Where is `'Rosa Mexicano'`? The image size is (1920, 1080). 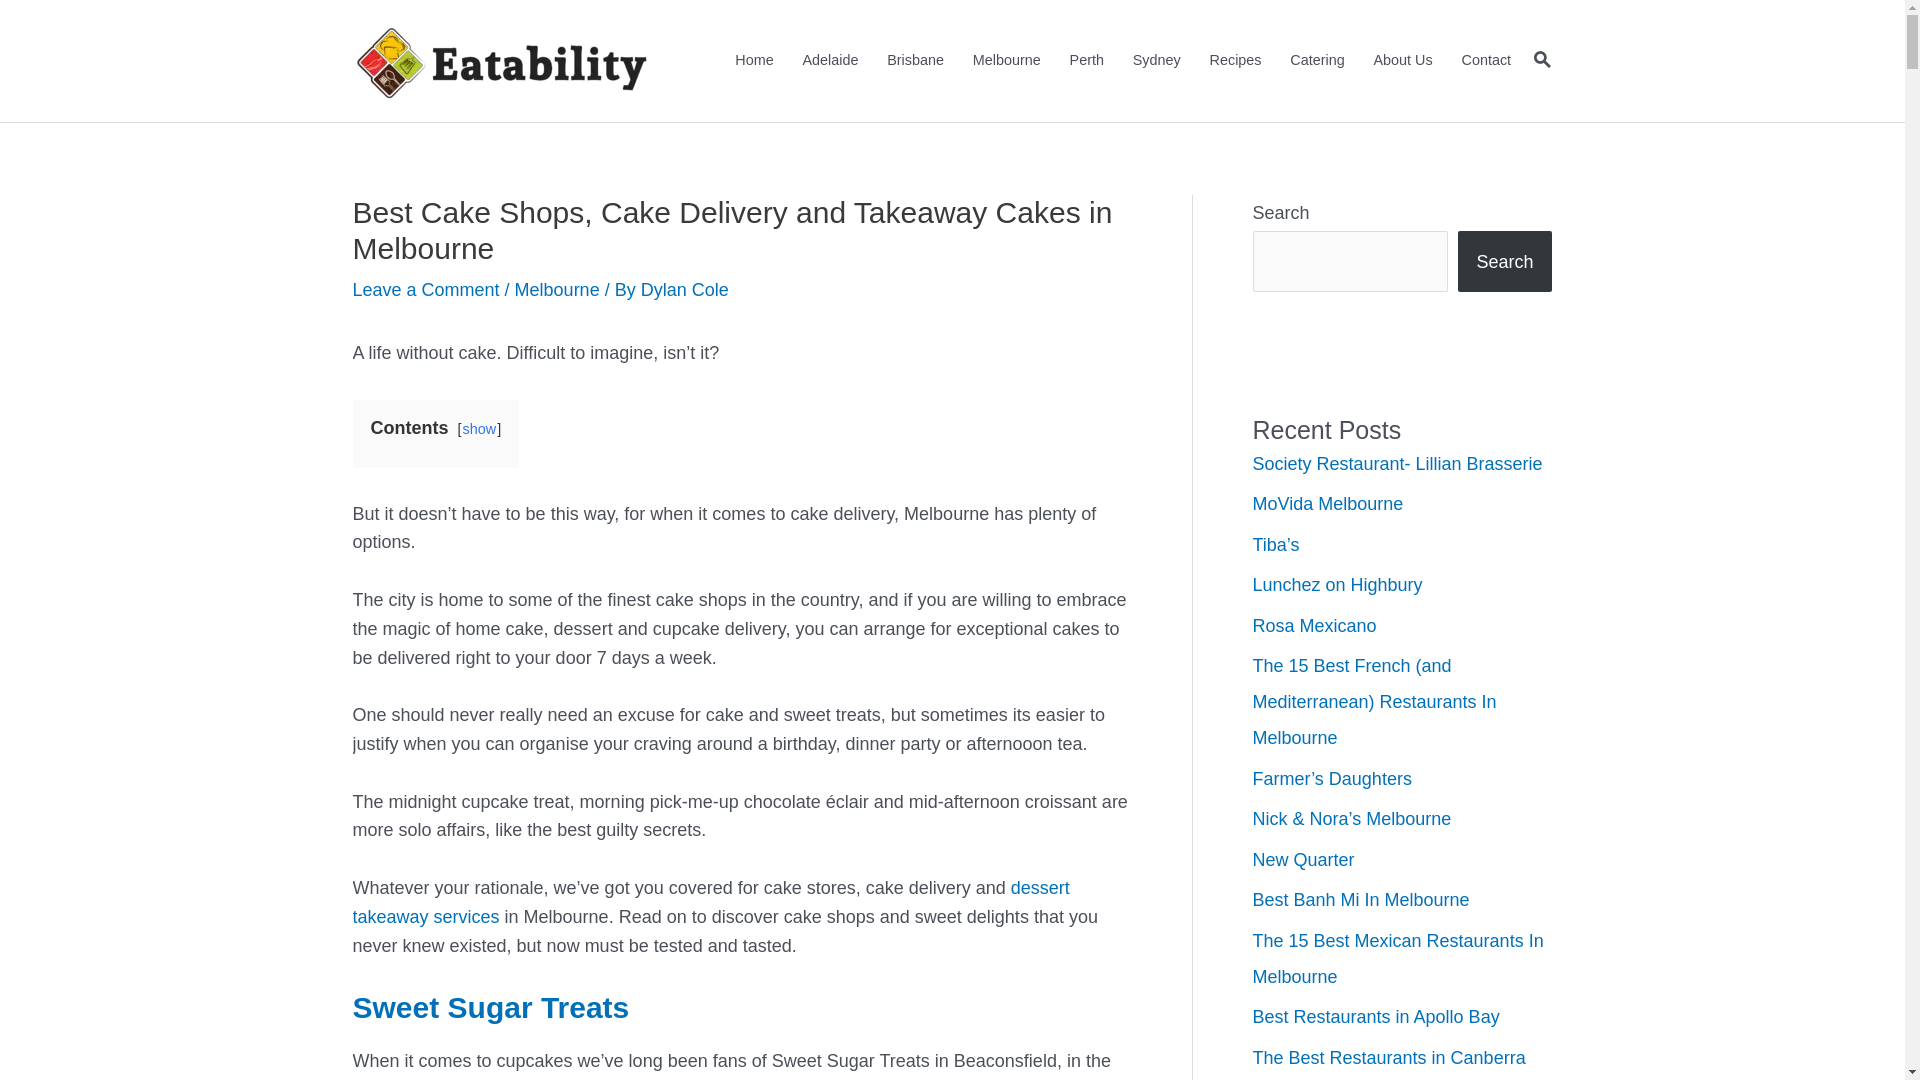
'Rosa Mexicano' is located at coordinates (1314, 624).